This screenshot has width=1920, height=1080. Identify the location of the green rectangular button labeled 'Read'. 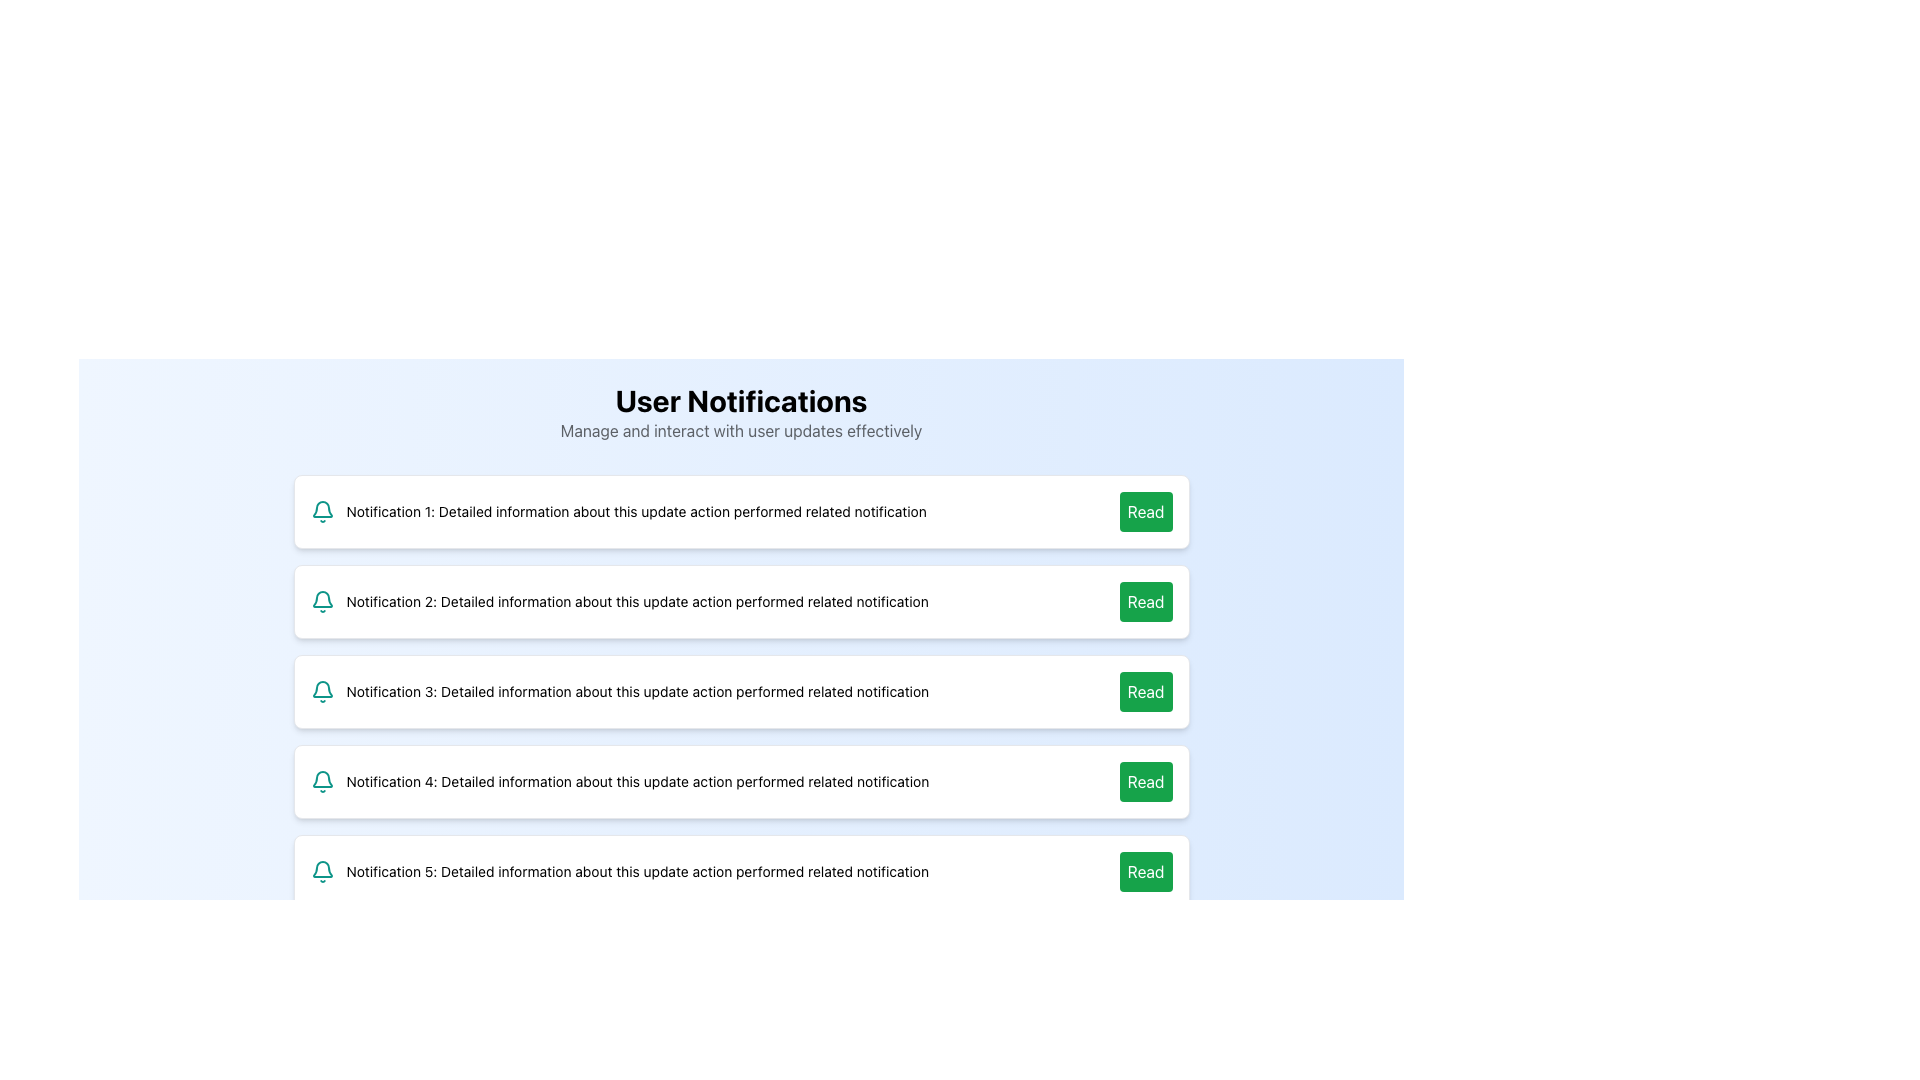
(1146, 511).